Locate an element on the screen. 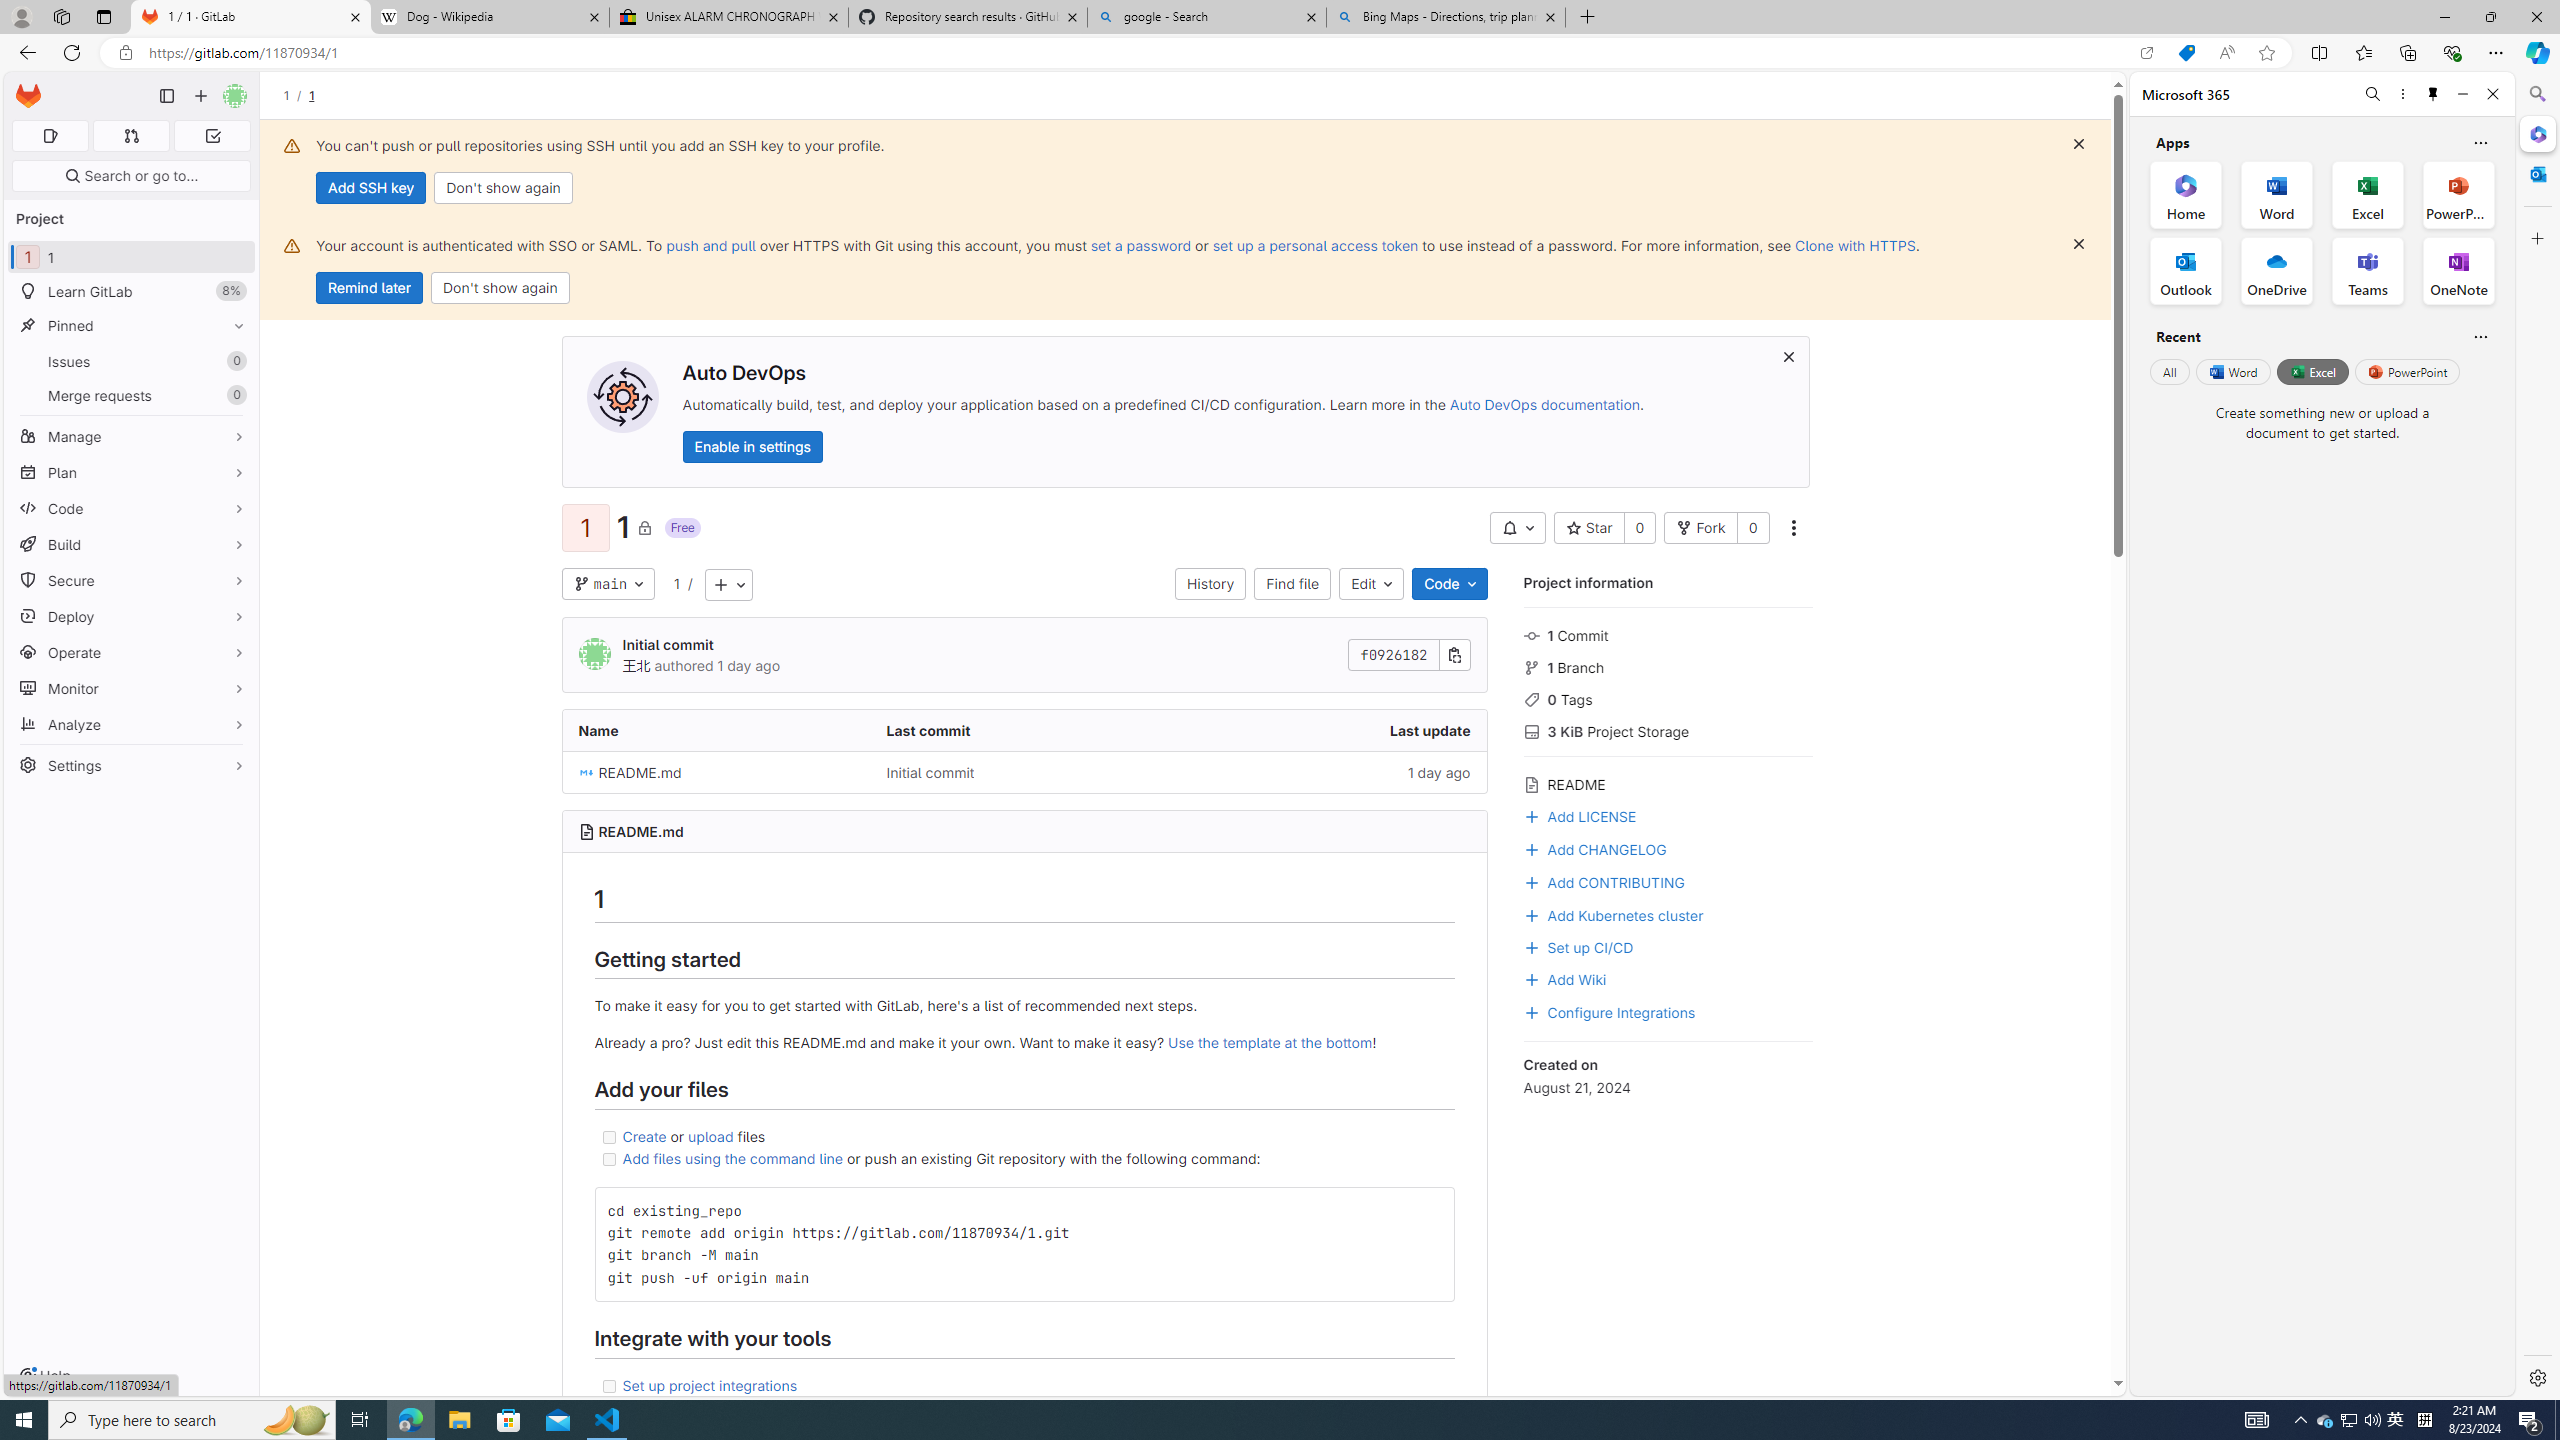  'Last update' is located at coordinates (1332, 729).